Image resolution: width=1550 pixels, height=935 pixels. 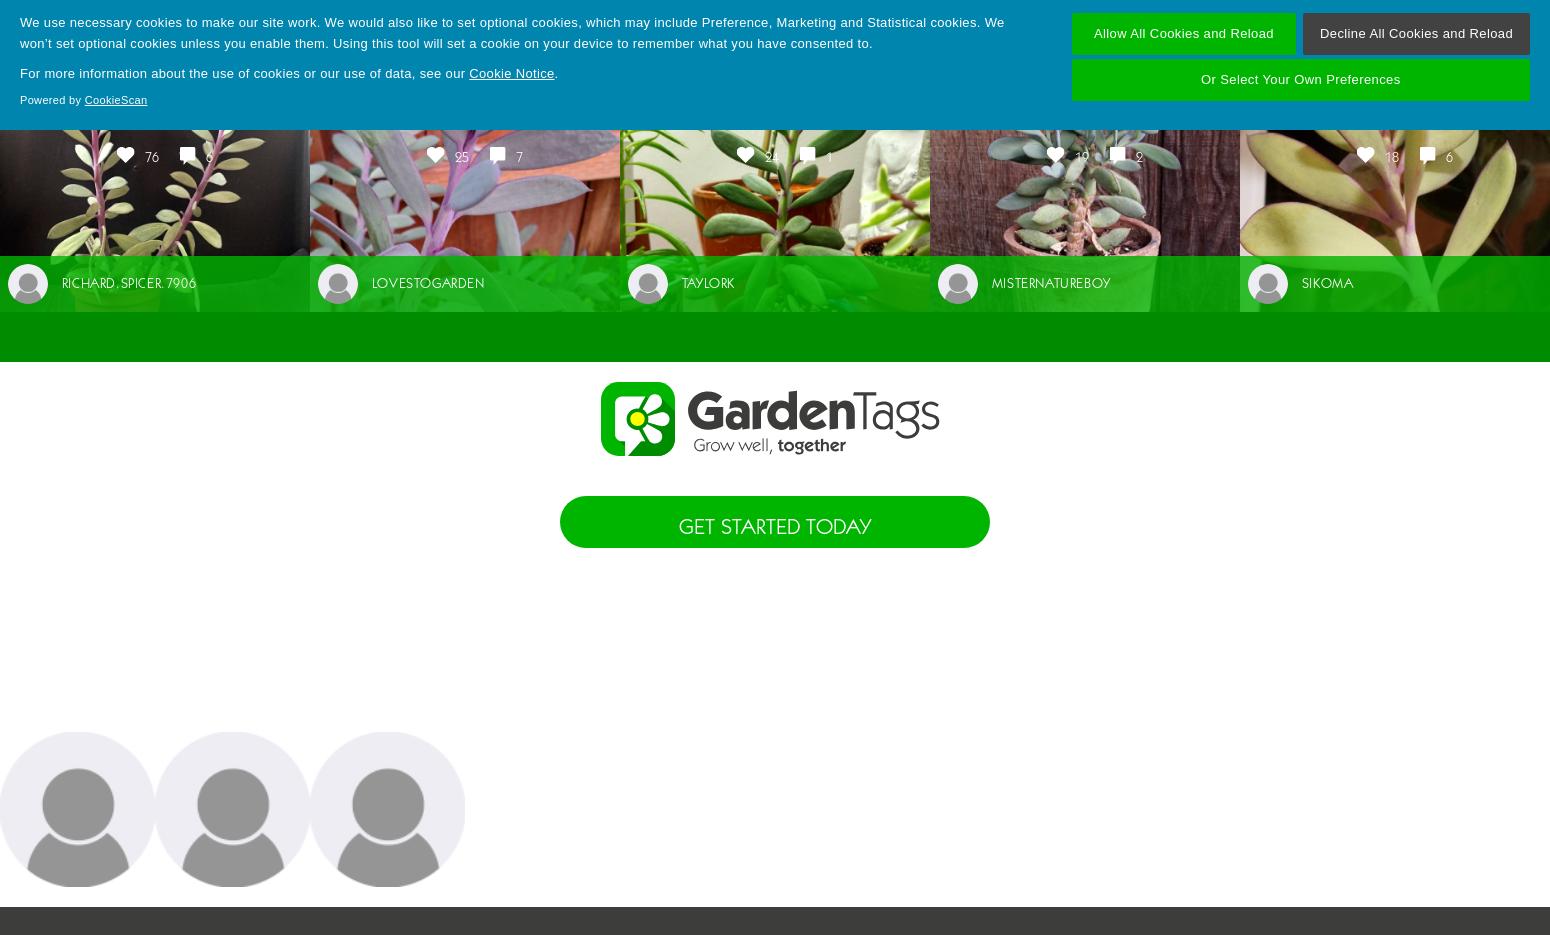 I want to click on '18', so click(x=1391, y=156).